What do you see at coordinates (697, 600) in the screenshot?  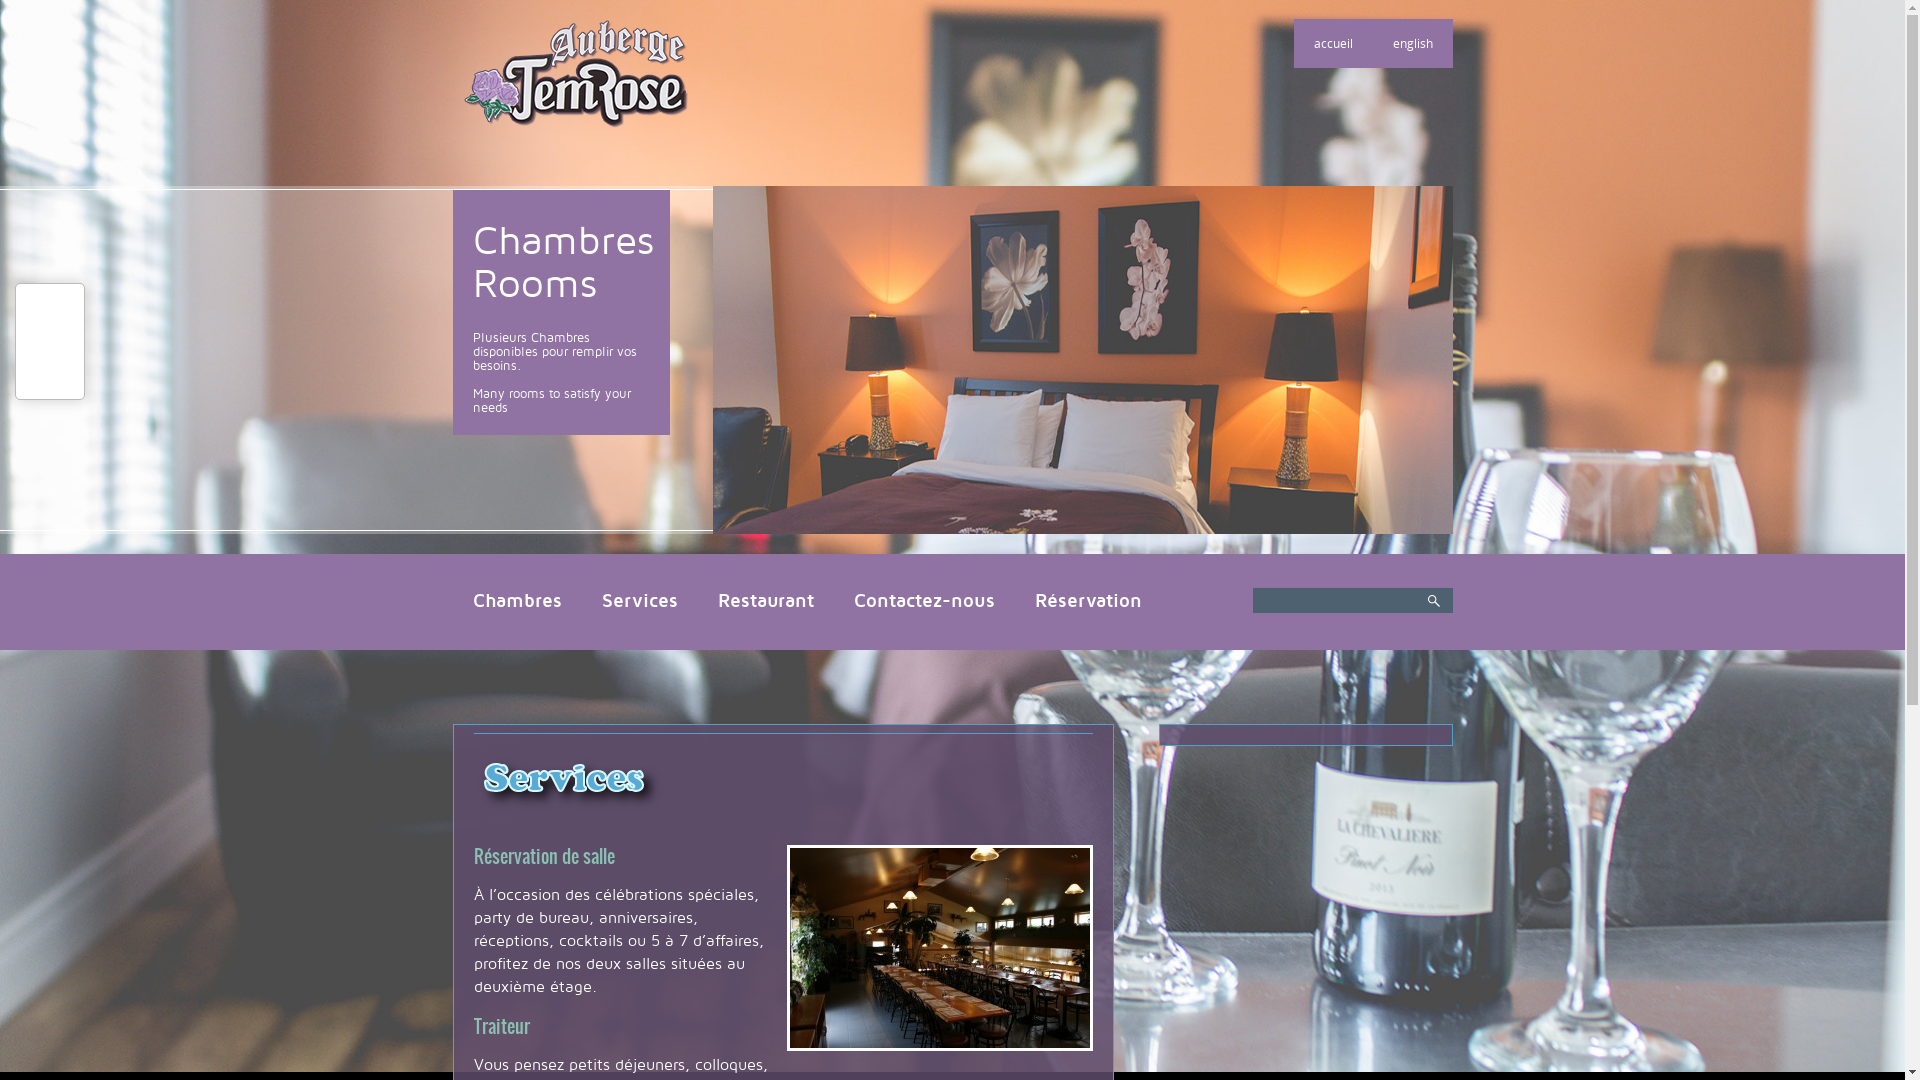 I see `'Restaurant'` at bounding box center [697, 600].